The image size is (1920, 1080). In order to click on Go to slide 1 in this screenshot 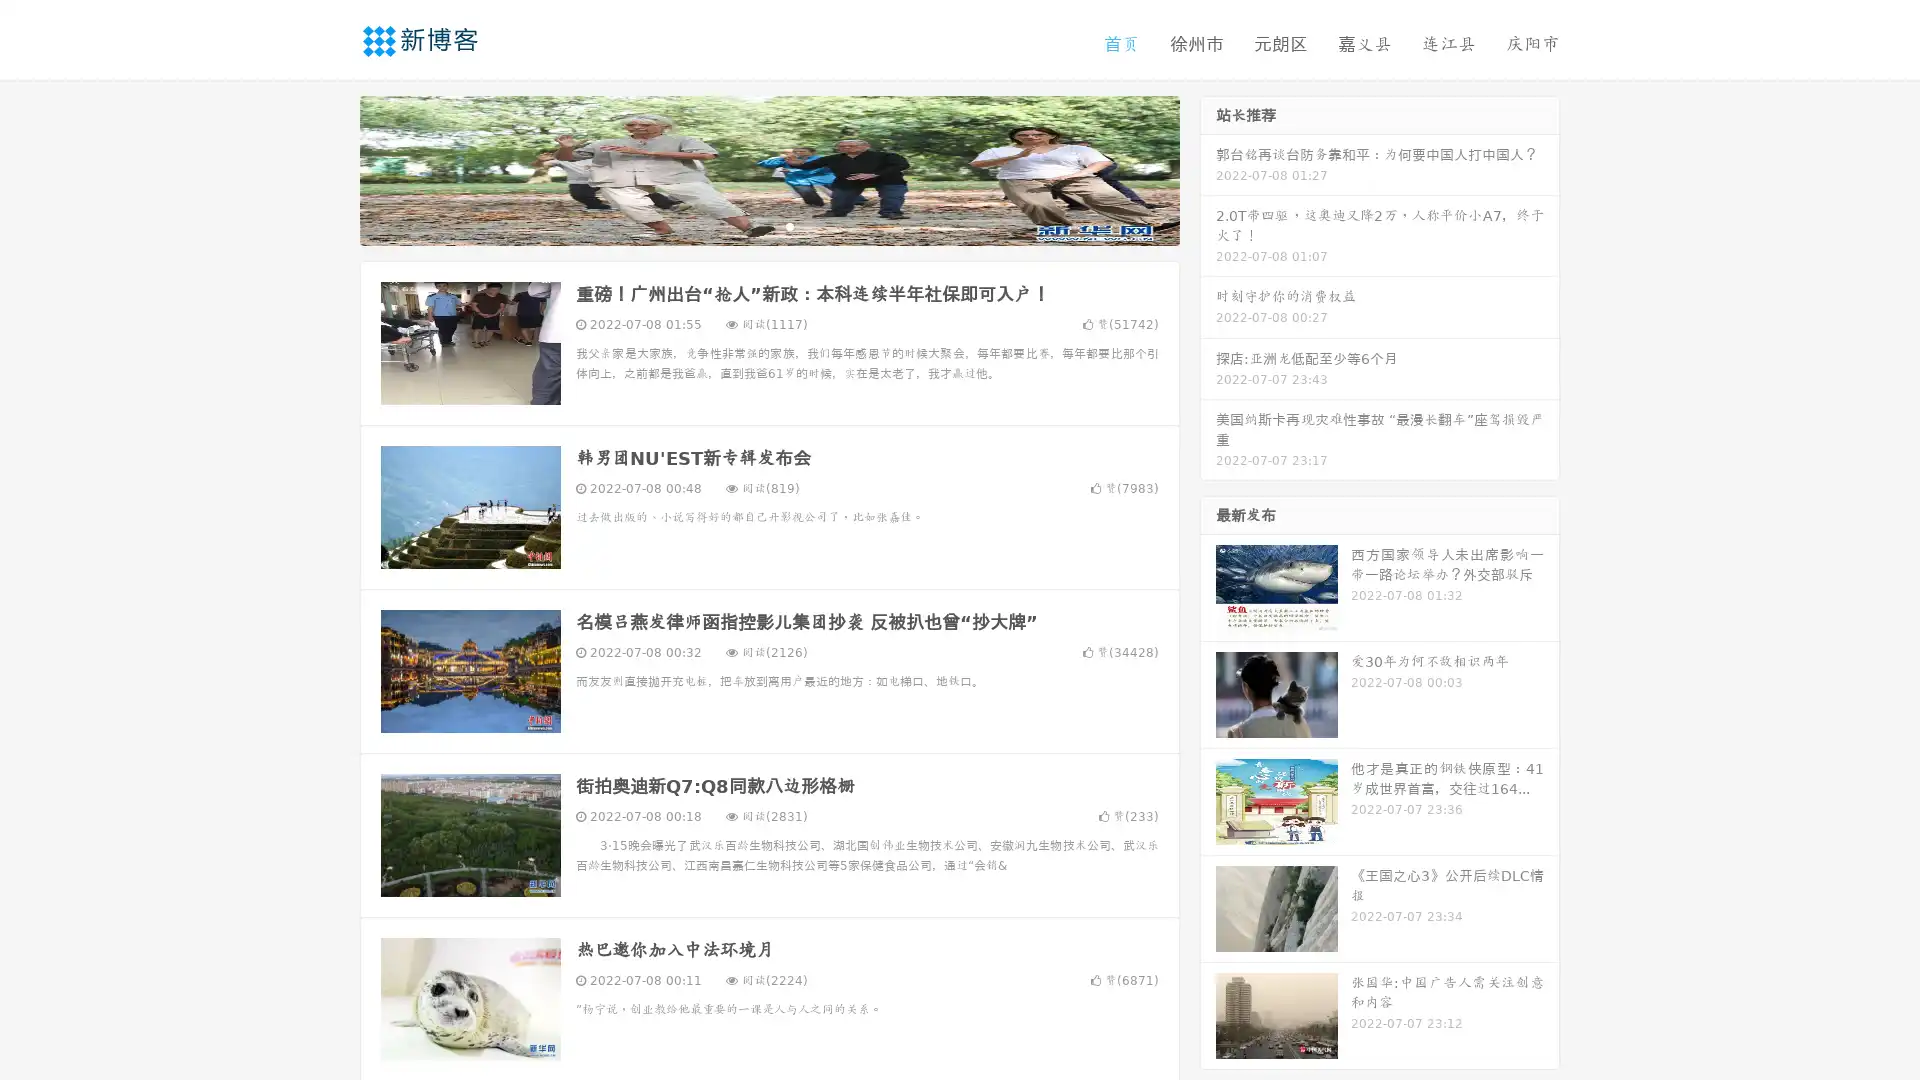, I will do `click(748, 225)`.